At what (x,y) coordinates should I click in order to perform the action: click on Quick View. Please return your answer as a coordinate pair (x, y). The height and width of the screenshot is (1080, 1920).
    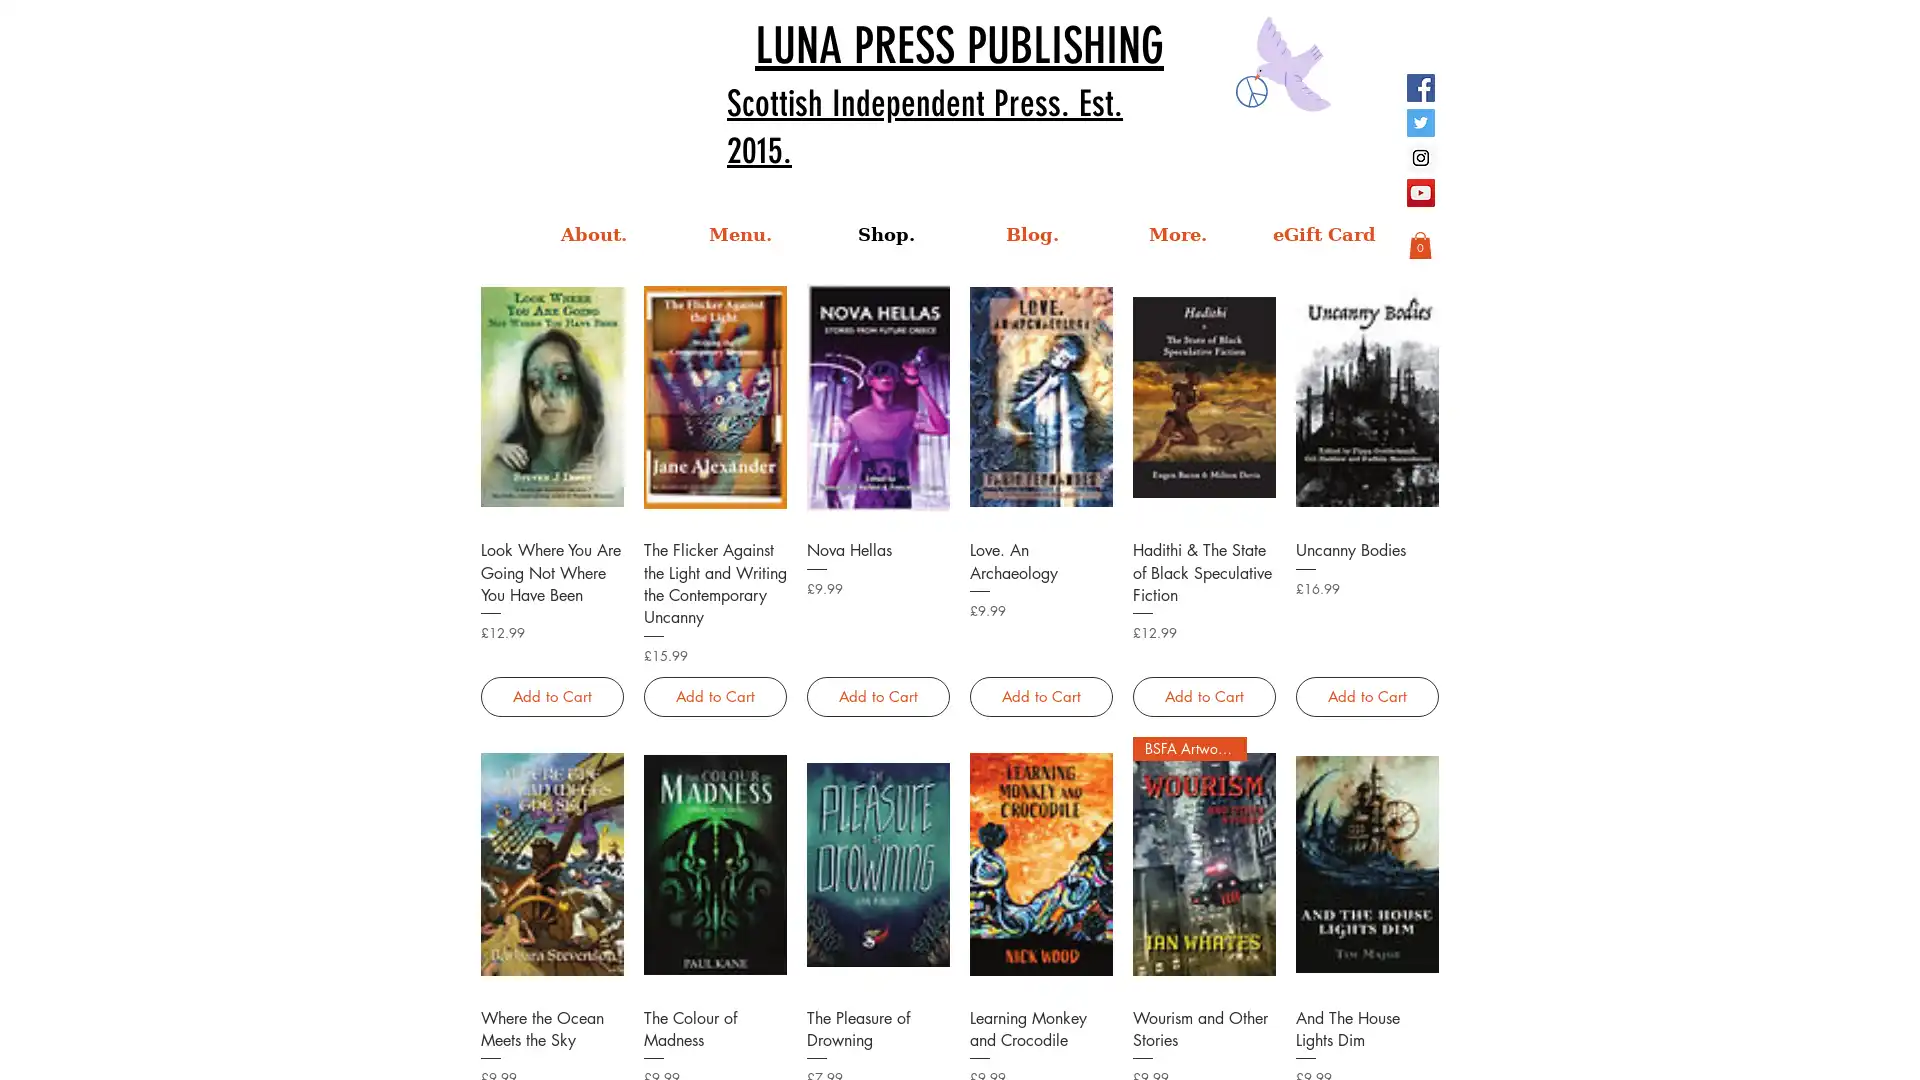
    Looking at the image, I should click on (1365, 1015).